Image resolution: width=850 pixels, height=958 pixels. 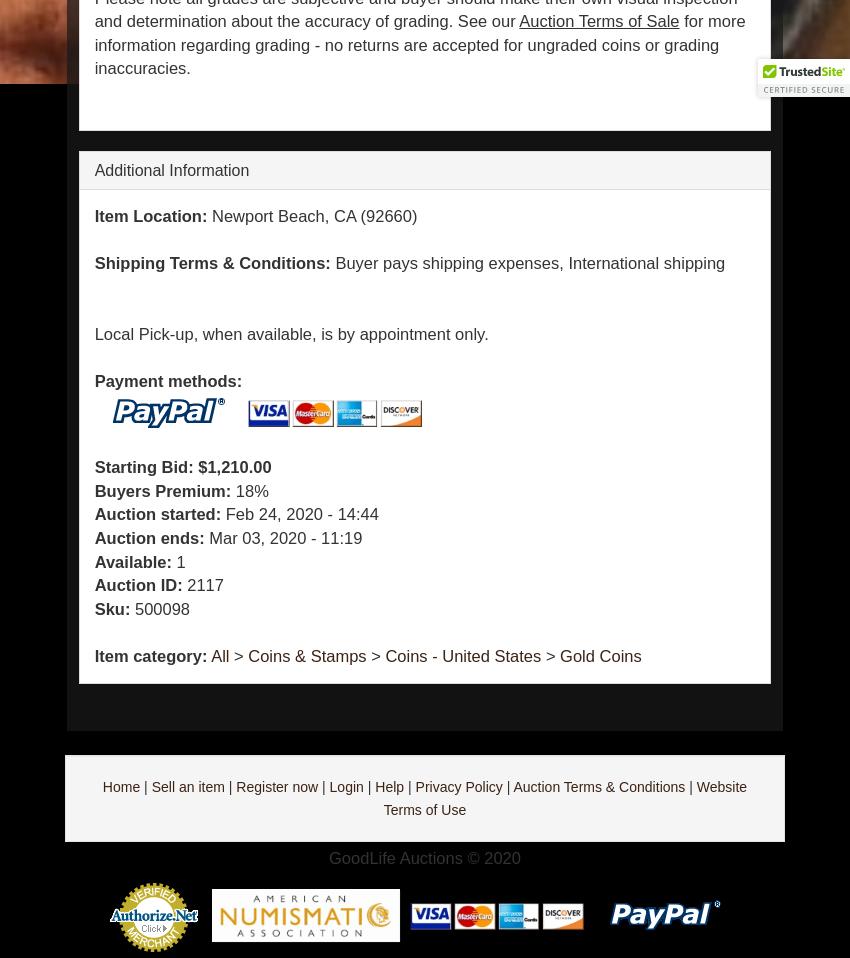 I want to click on 'Auction Terms & Conditions', so click(x=597, y=786).